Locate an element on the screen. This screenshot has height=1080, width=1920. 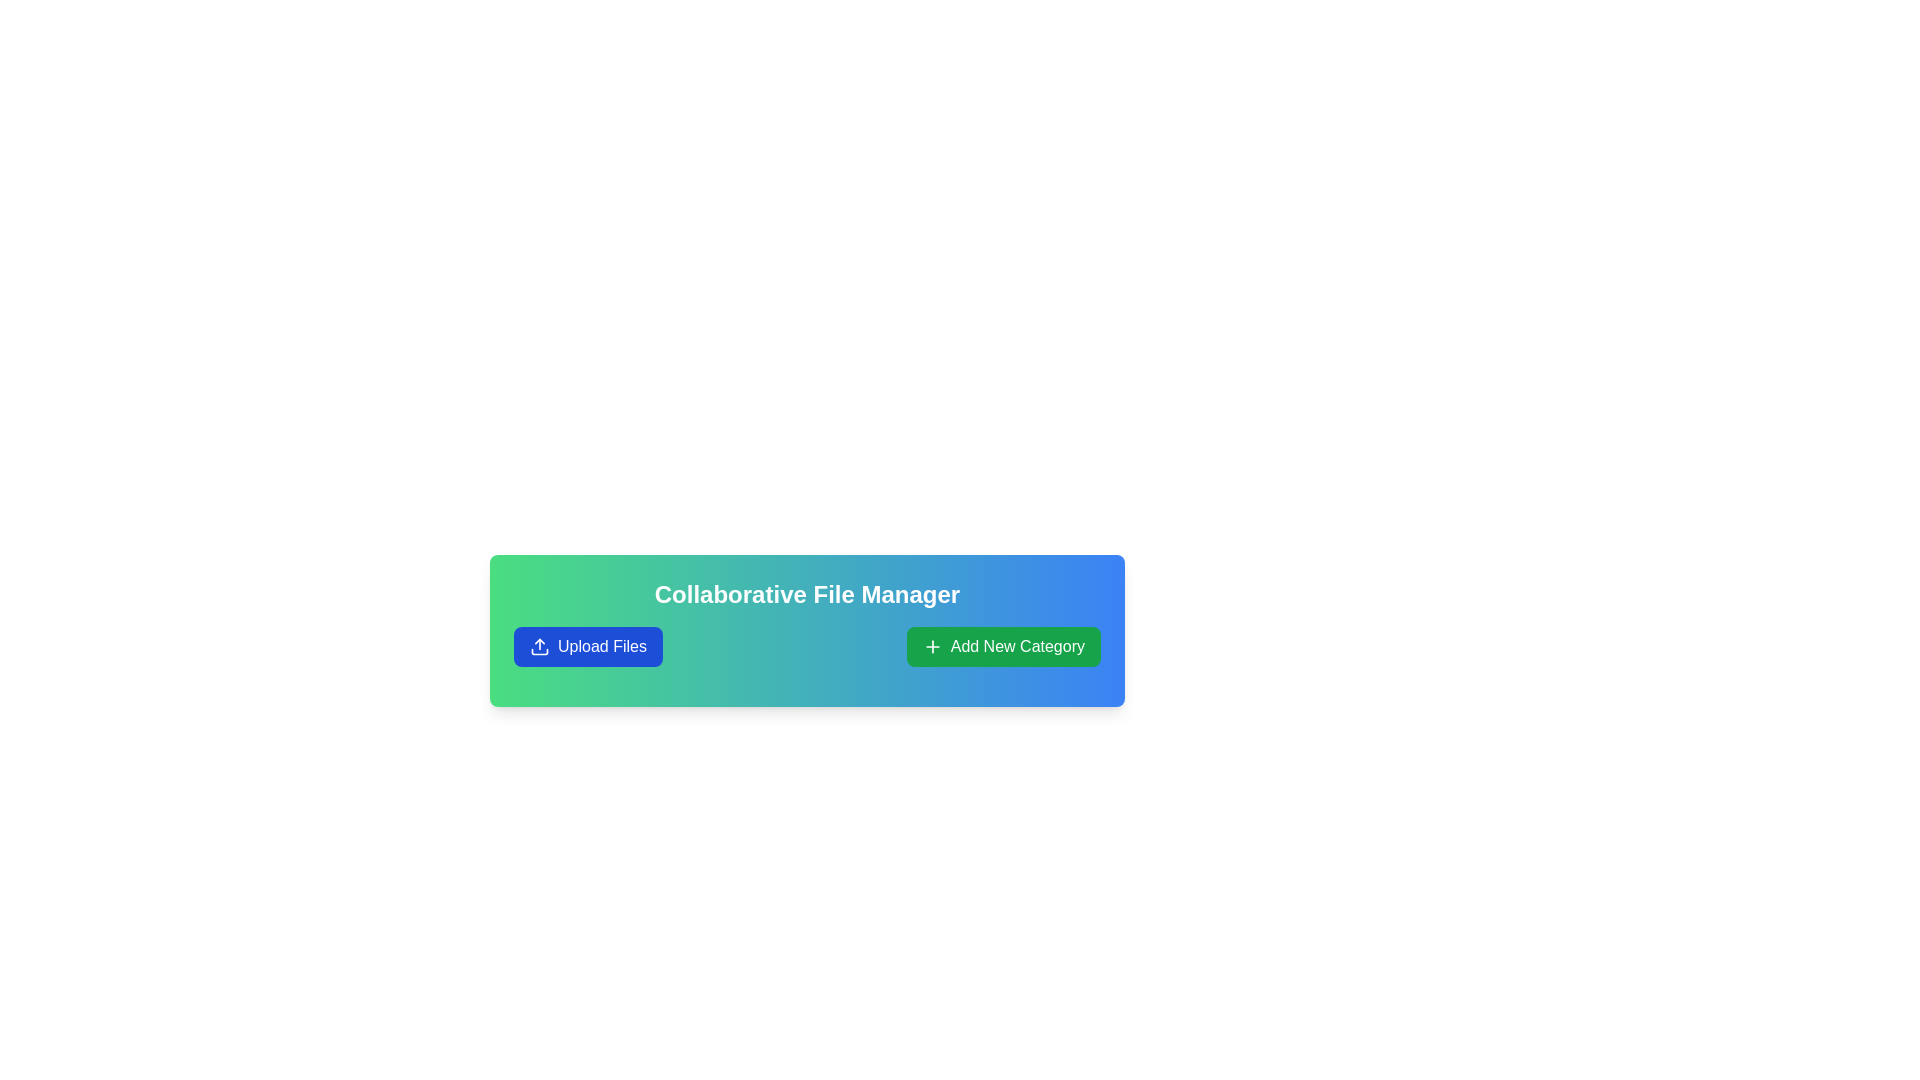
the green button labeled 'Add New Category' with a plus icon is located at coordinates (1003, 647).